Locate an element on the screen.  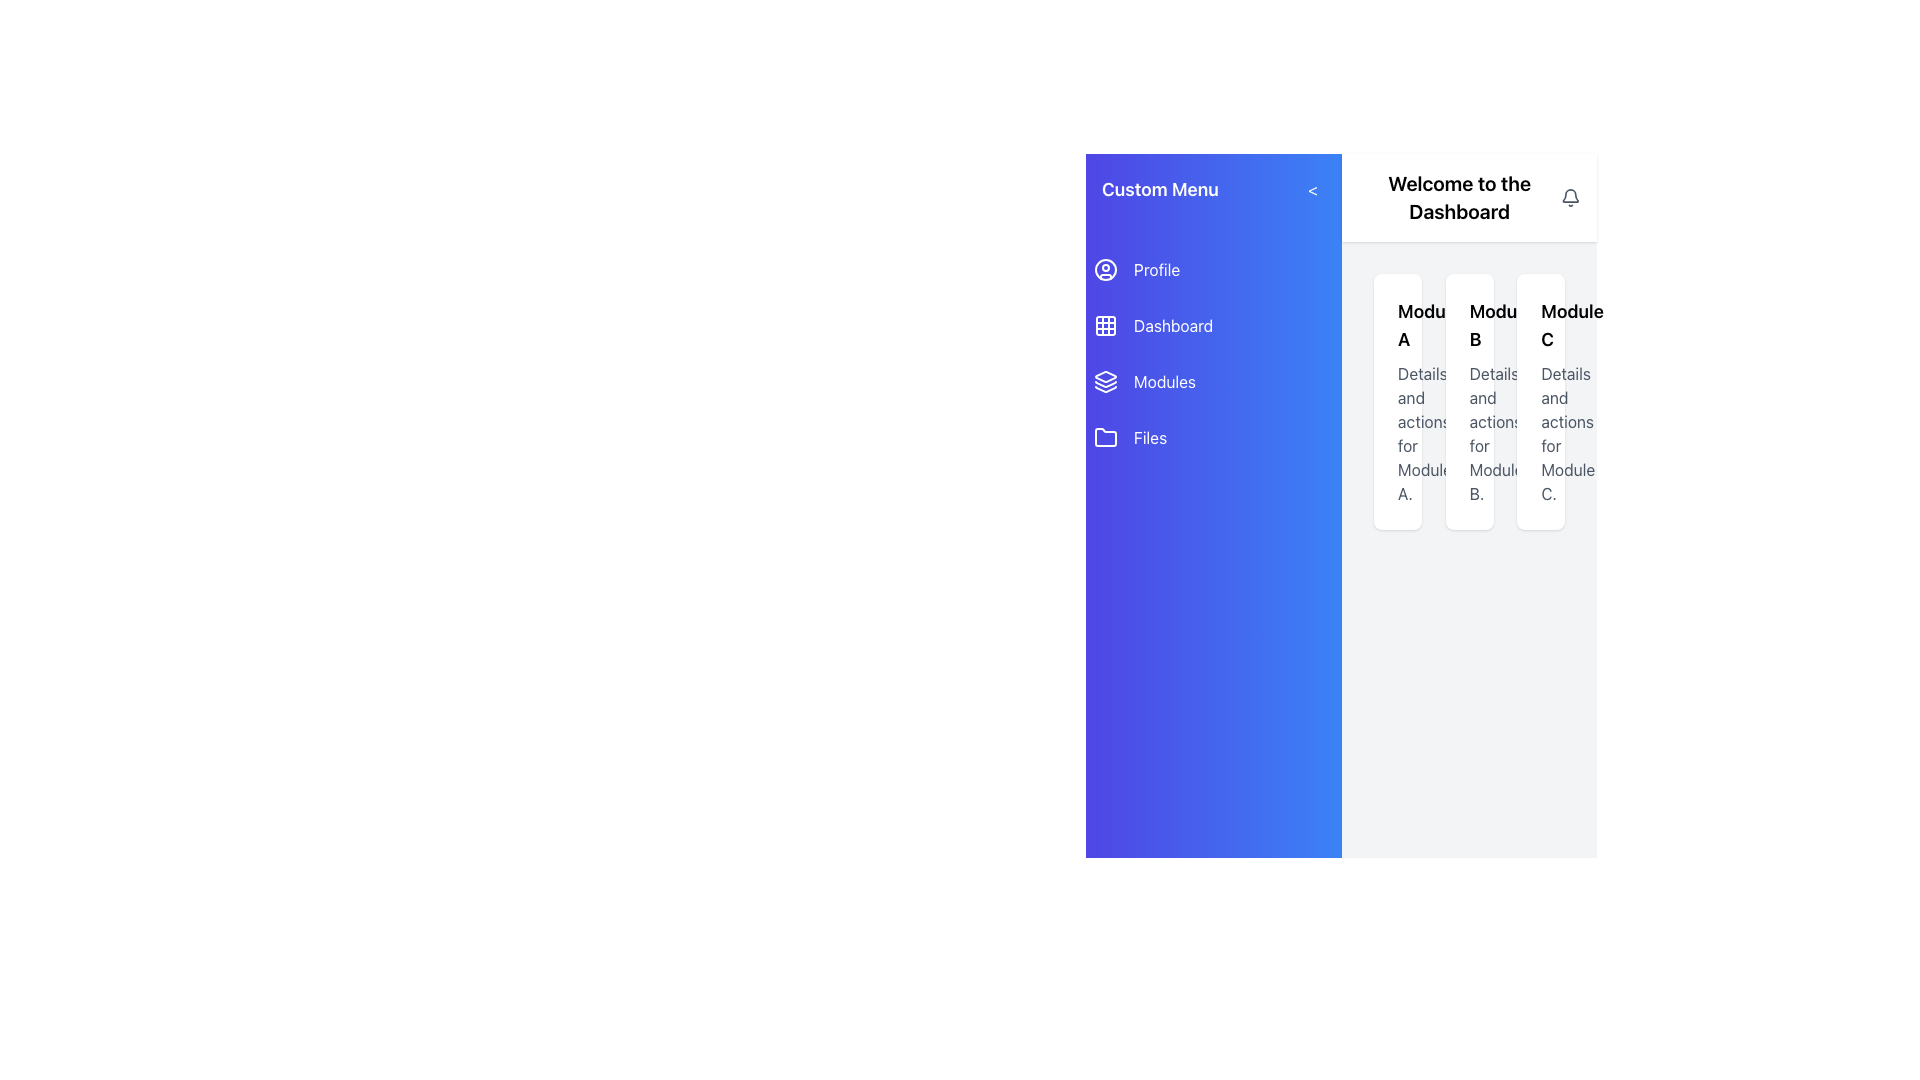
the first item in the vertical menu list on the left side of the interface is located at coordinates (1213, 270).